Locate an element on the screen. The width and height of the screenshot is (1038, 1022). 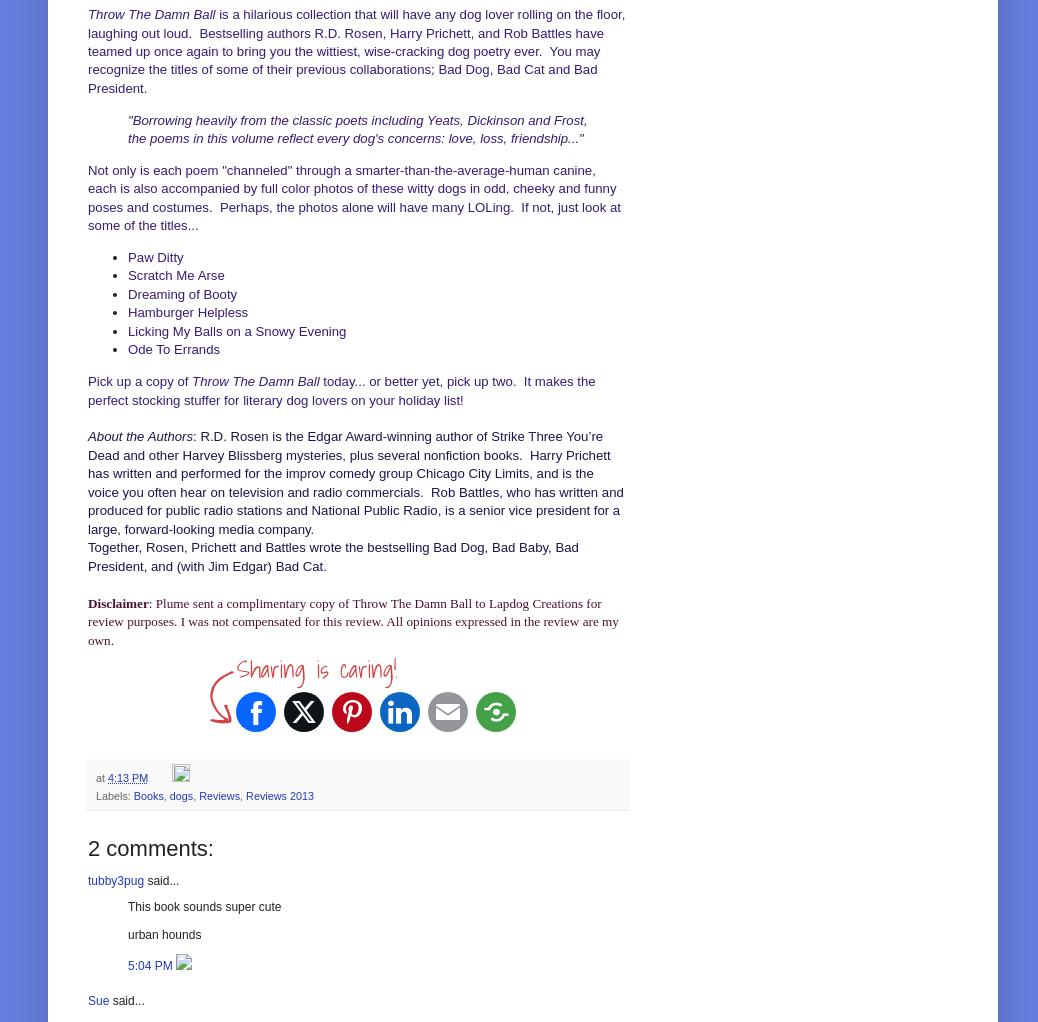
'4:13 PM' is located at coordinates (126, 778).